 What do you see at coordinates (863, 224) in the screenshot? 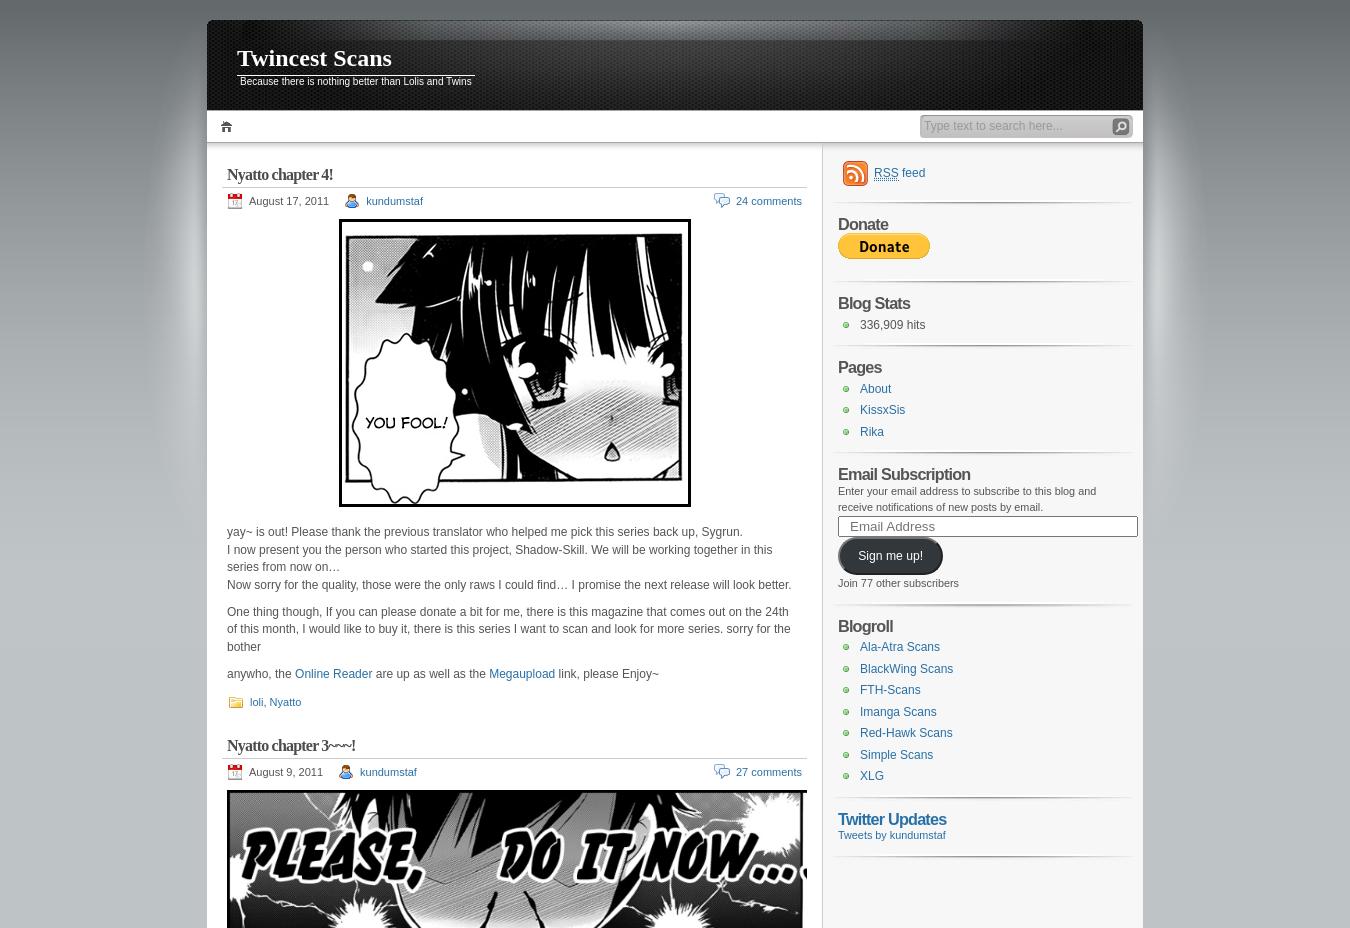
I see `'Donate'` at bounding box center [863, 224].